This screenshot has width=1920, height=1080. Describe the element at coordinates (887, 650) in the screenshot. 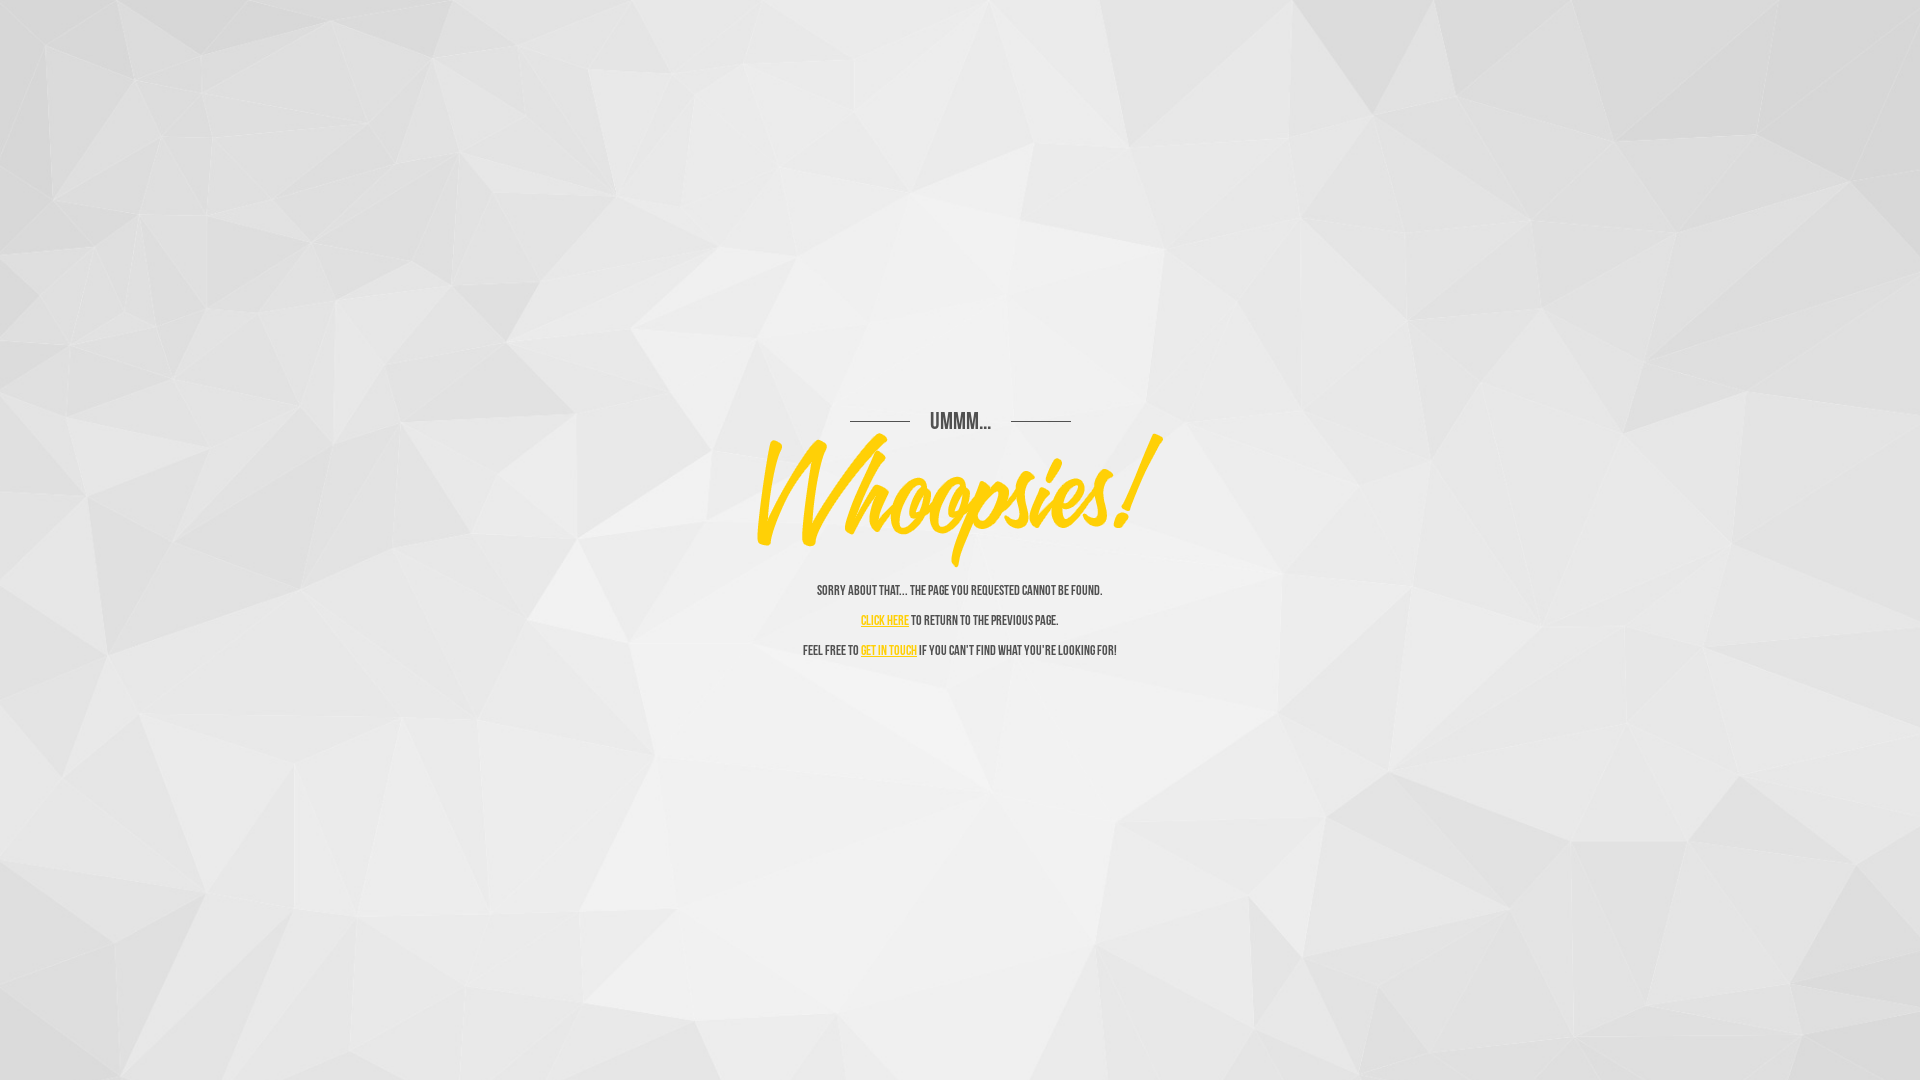

I see `'get in touch'` at that location.